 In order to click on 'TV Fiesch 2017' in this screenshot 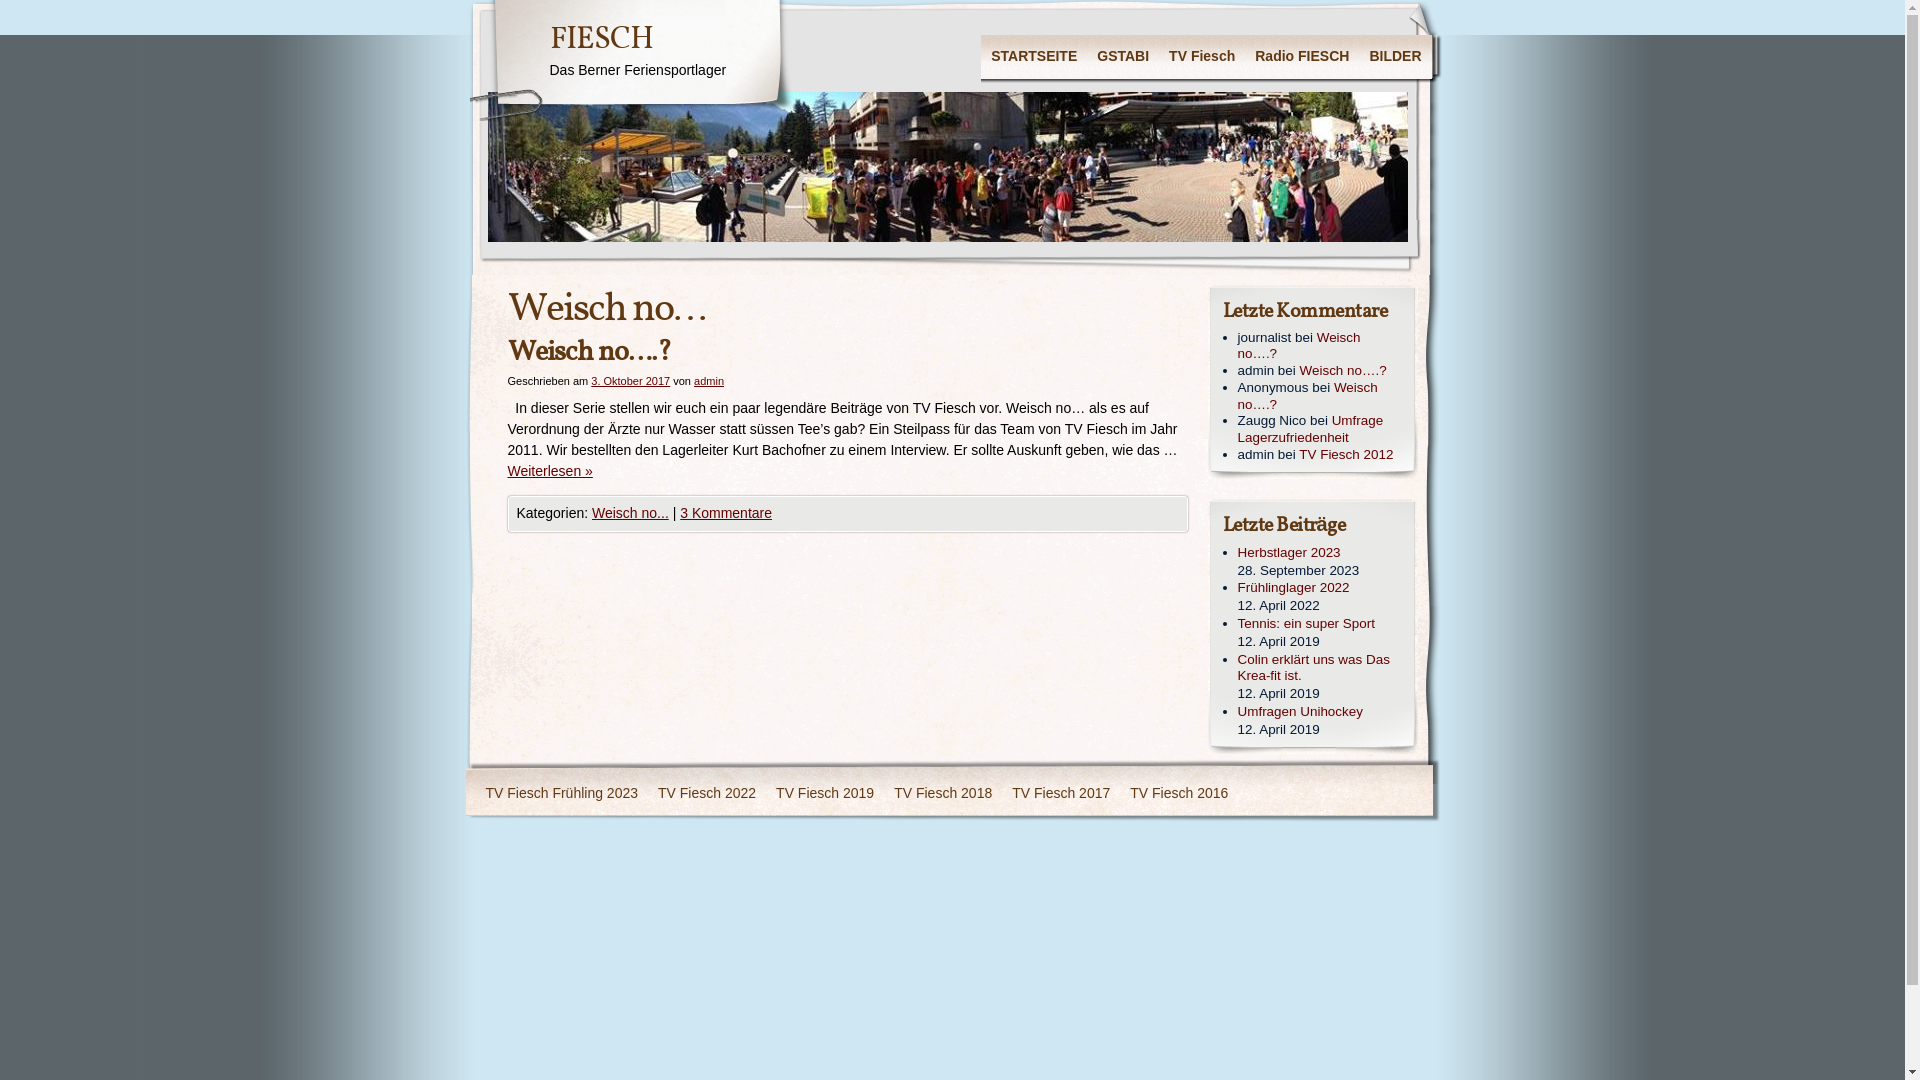, I will do `click(1002, 793)`.